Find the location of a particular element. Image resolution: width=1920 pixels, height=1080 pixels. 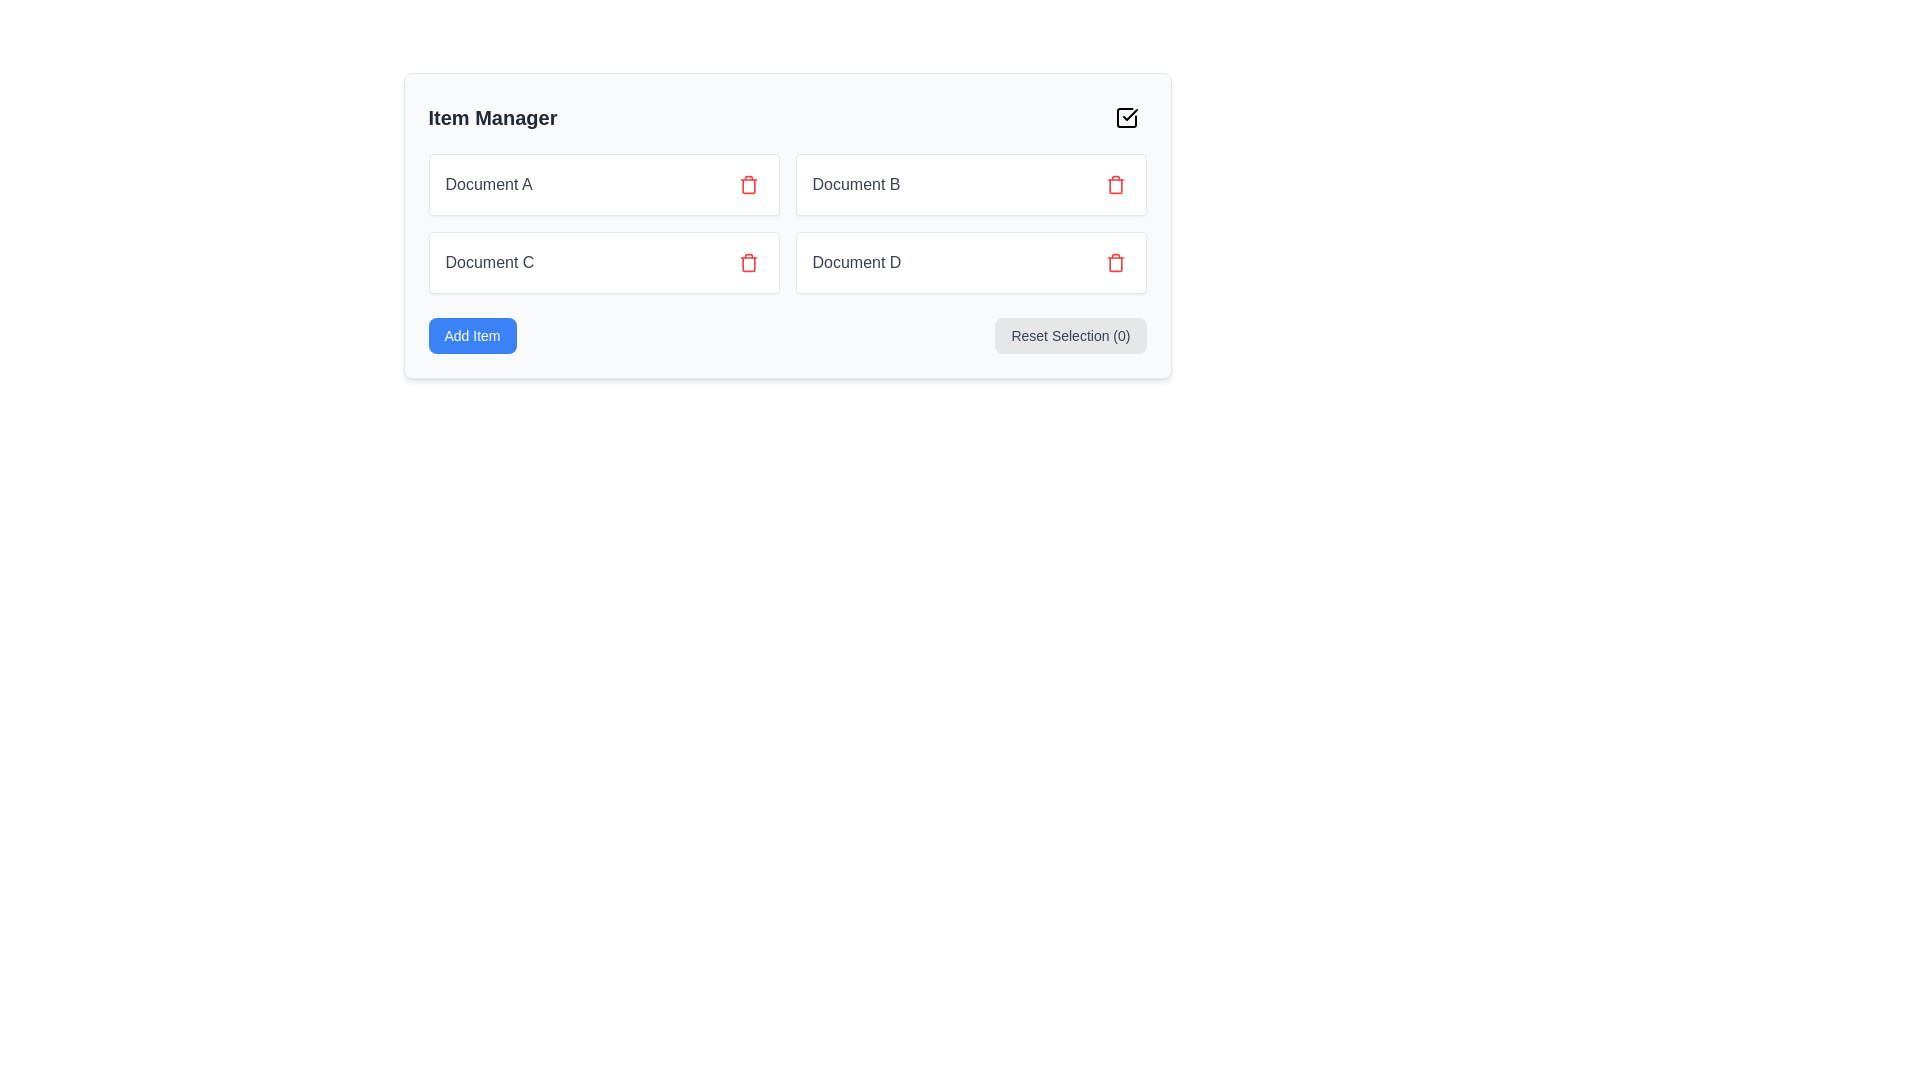

the 'Add Item' button located at the bottom-left of the 'Item Manager' module to observe the hover effect is located at coordinates (471, 334).